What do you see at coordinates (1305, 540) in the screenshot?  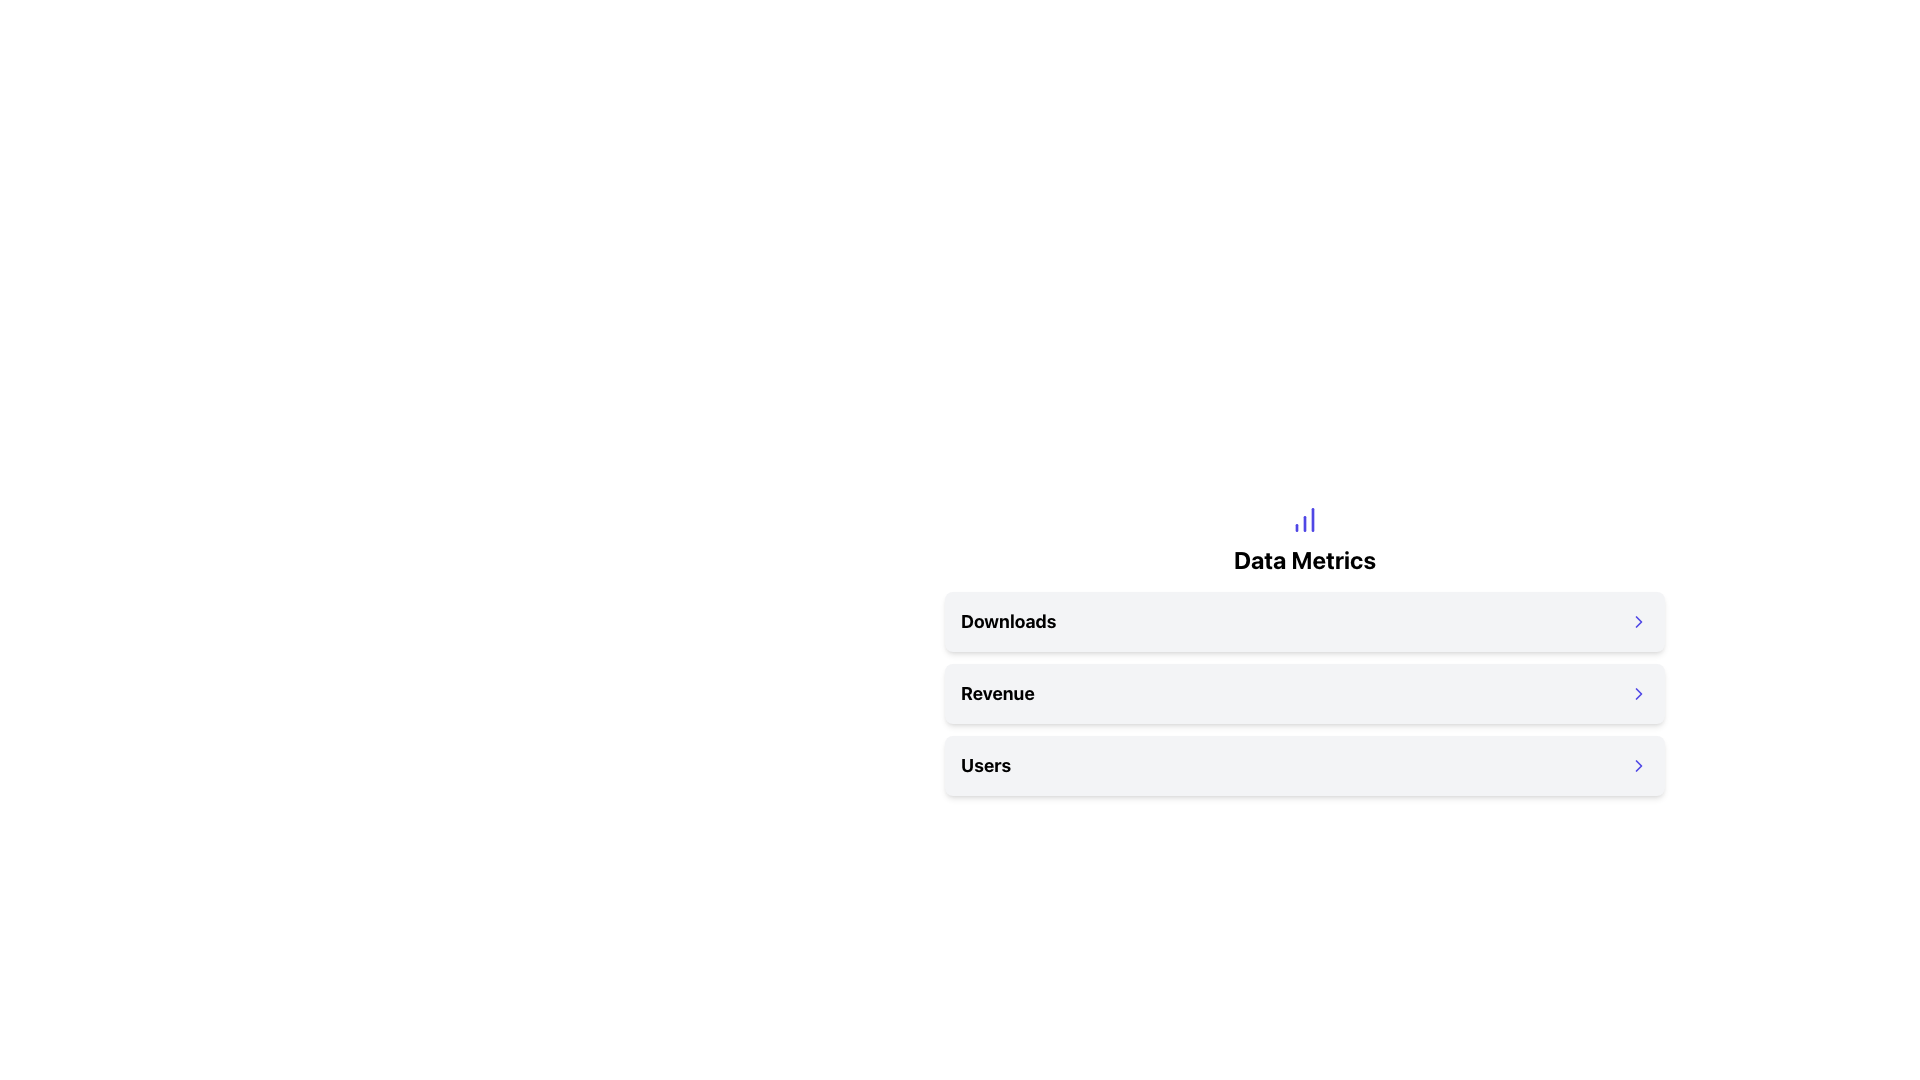 I see `the 'Data Metrics' header, which features bold text and a multi-bar chart icon above it, located in the upper section of the header area` at bounding box center [1305, 540].